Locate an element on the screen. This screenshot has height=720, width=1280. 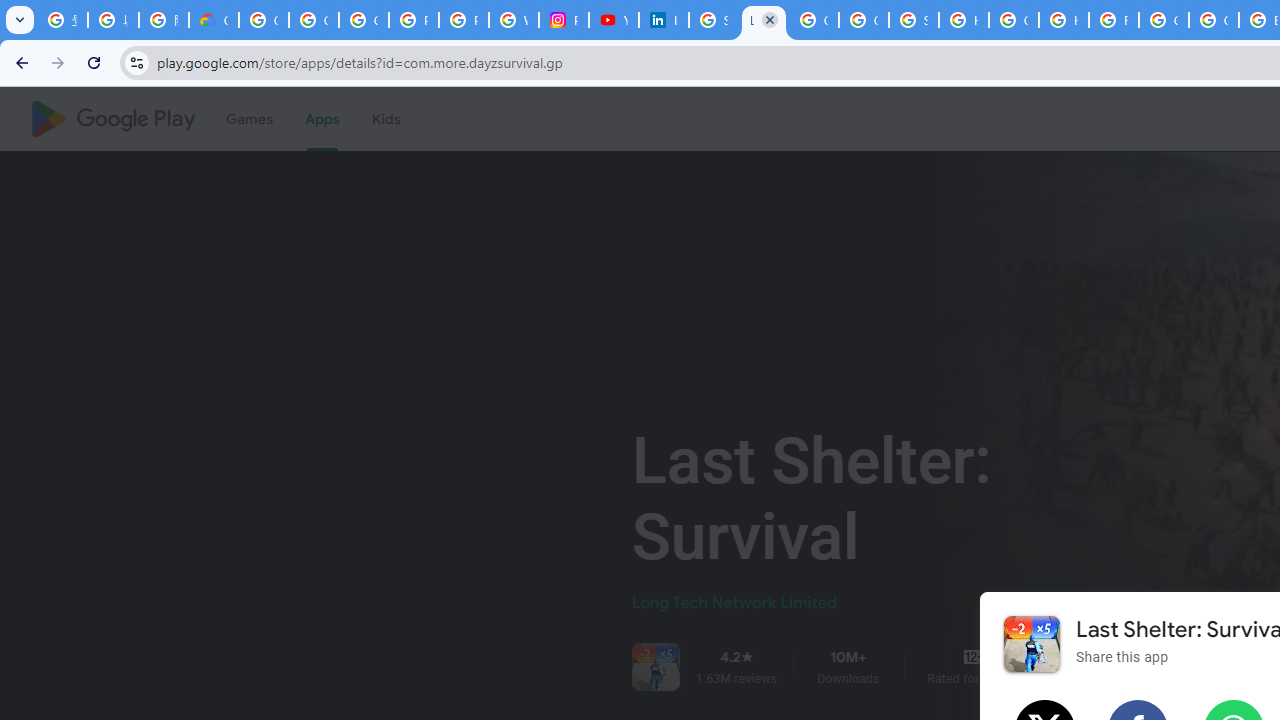
'Last Shelter: Survival - Apps on Google Play' is located at coordinates (762, 20).